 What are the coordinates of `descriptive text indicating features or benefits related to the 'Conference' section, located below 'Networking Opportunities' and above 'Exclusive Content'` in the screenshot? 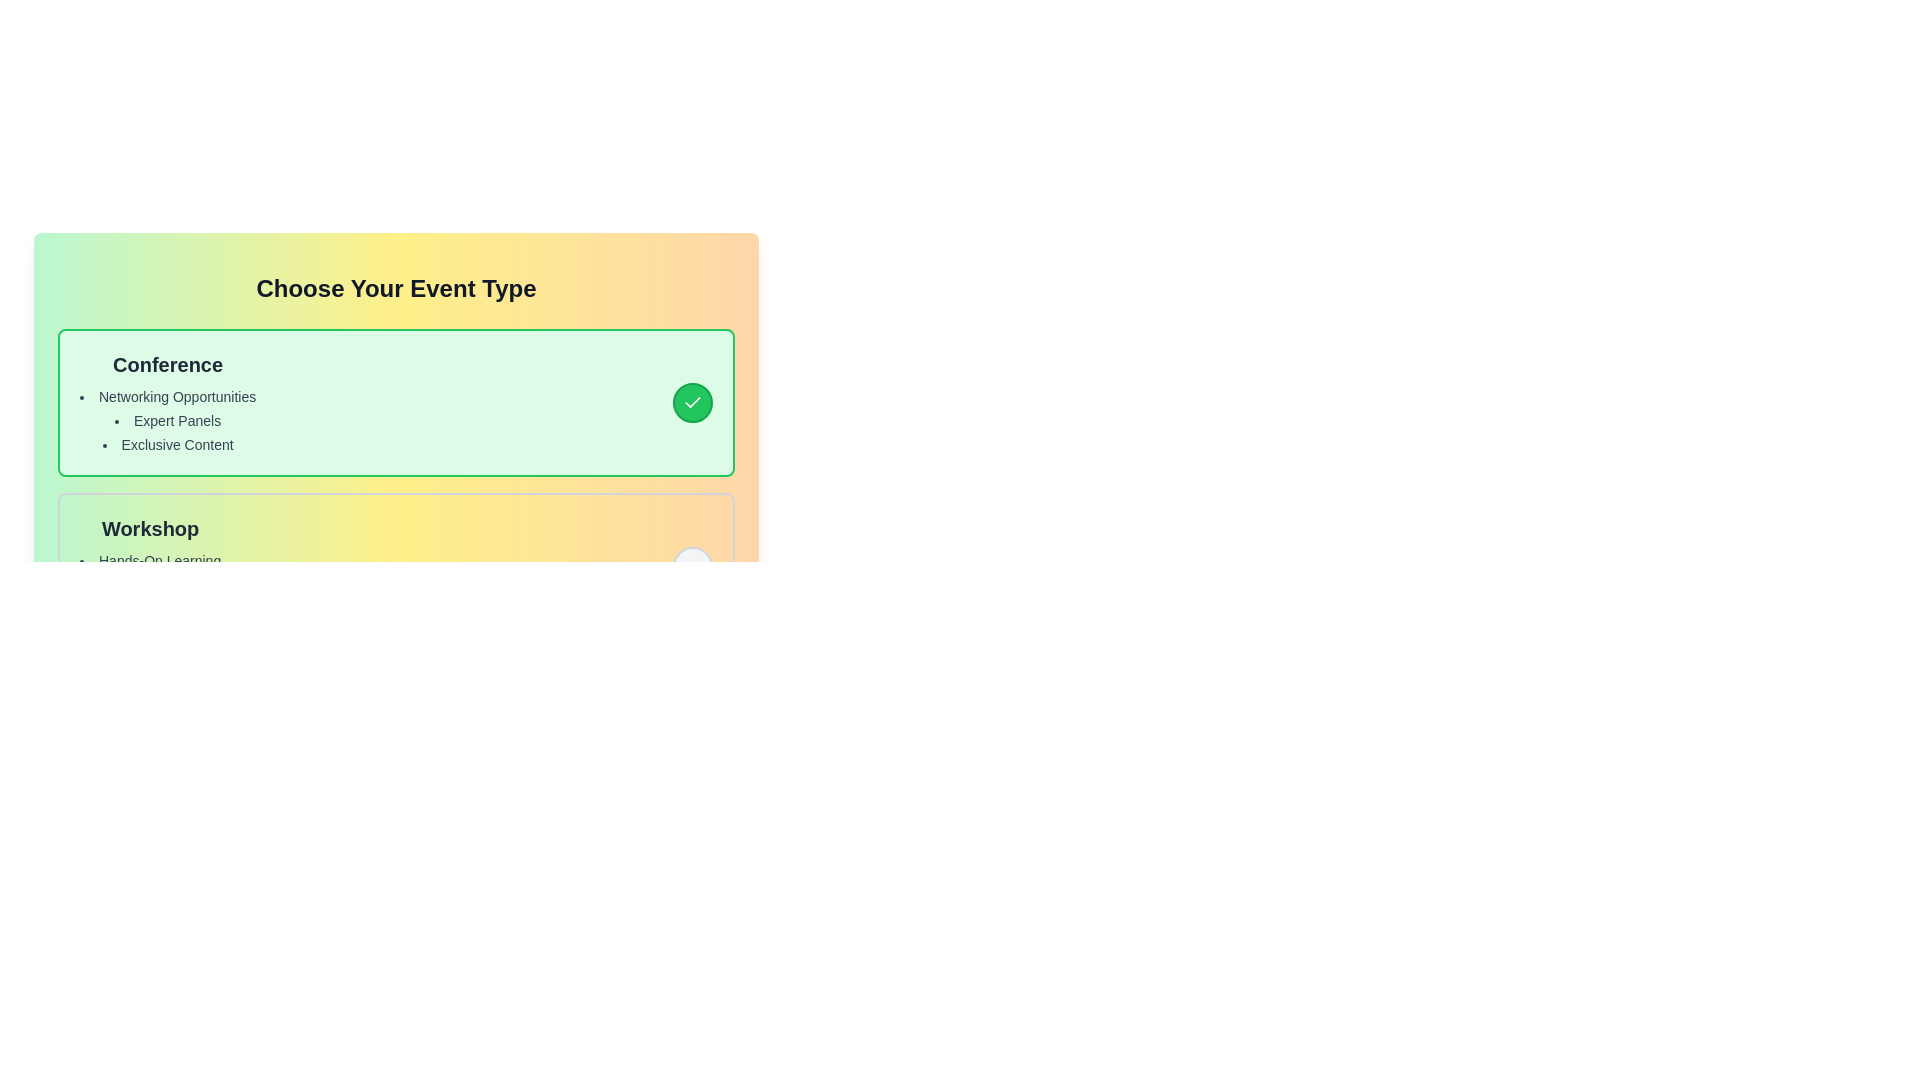 It's located at (168, 419).